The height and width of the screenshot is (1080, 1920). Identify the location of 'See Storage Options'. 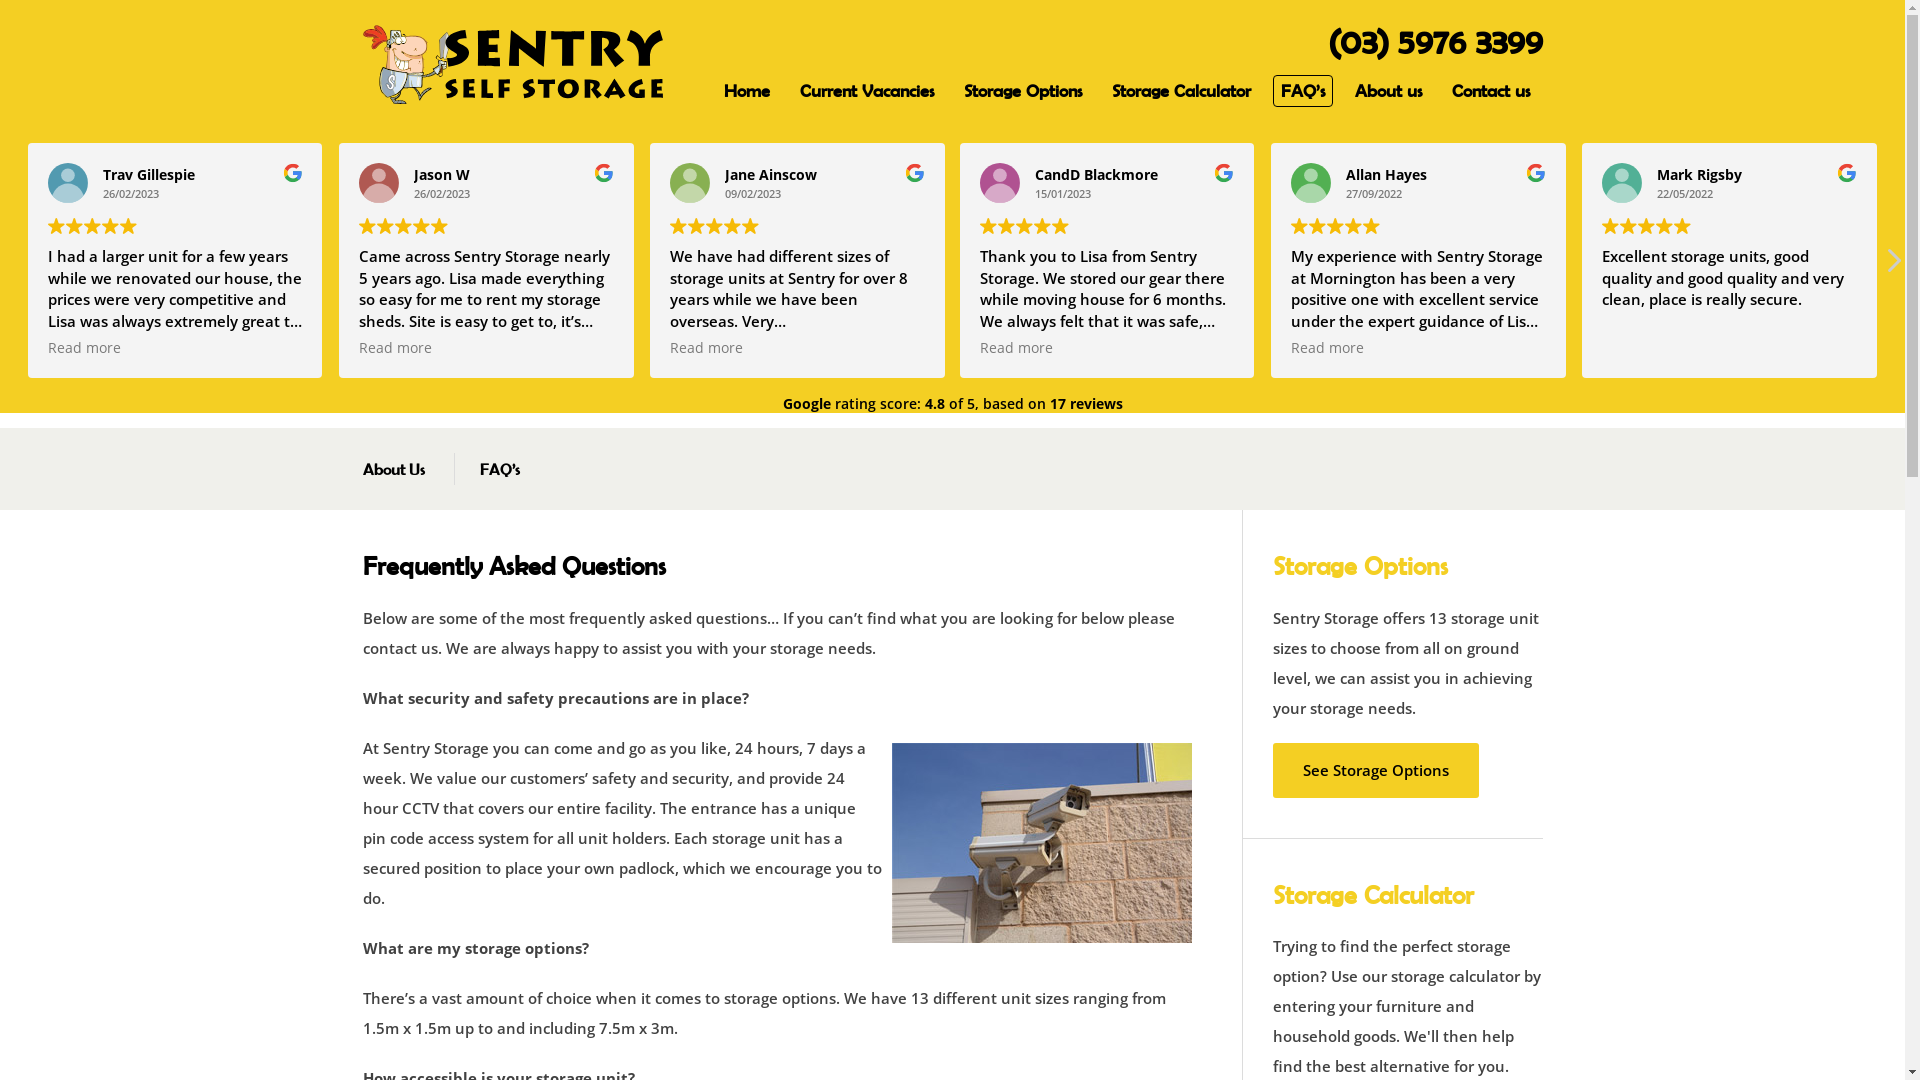
(1373, 769).